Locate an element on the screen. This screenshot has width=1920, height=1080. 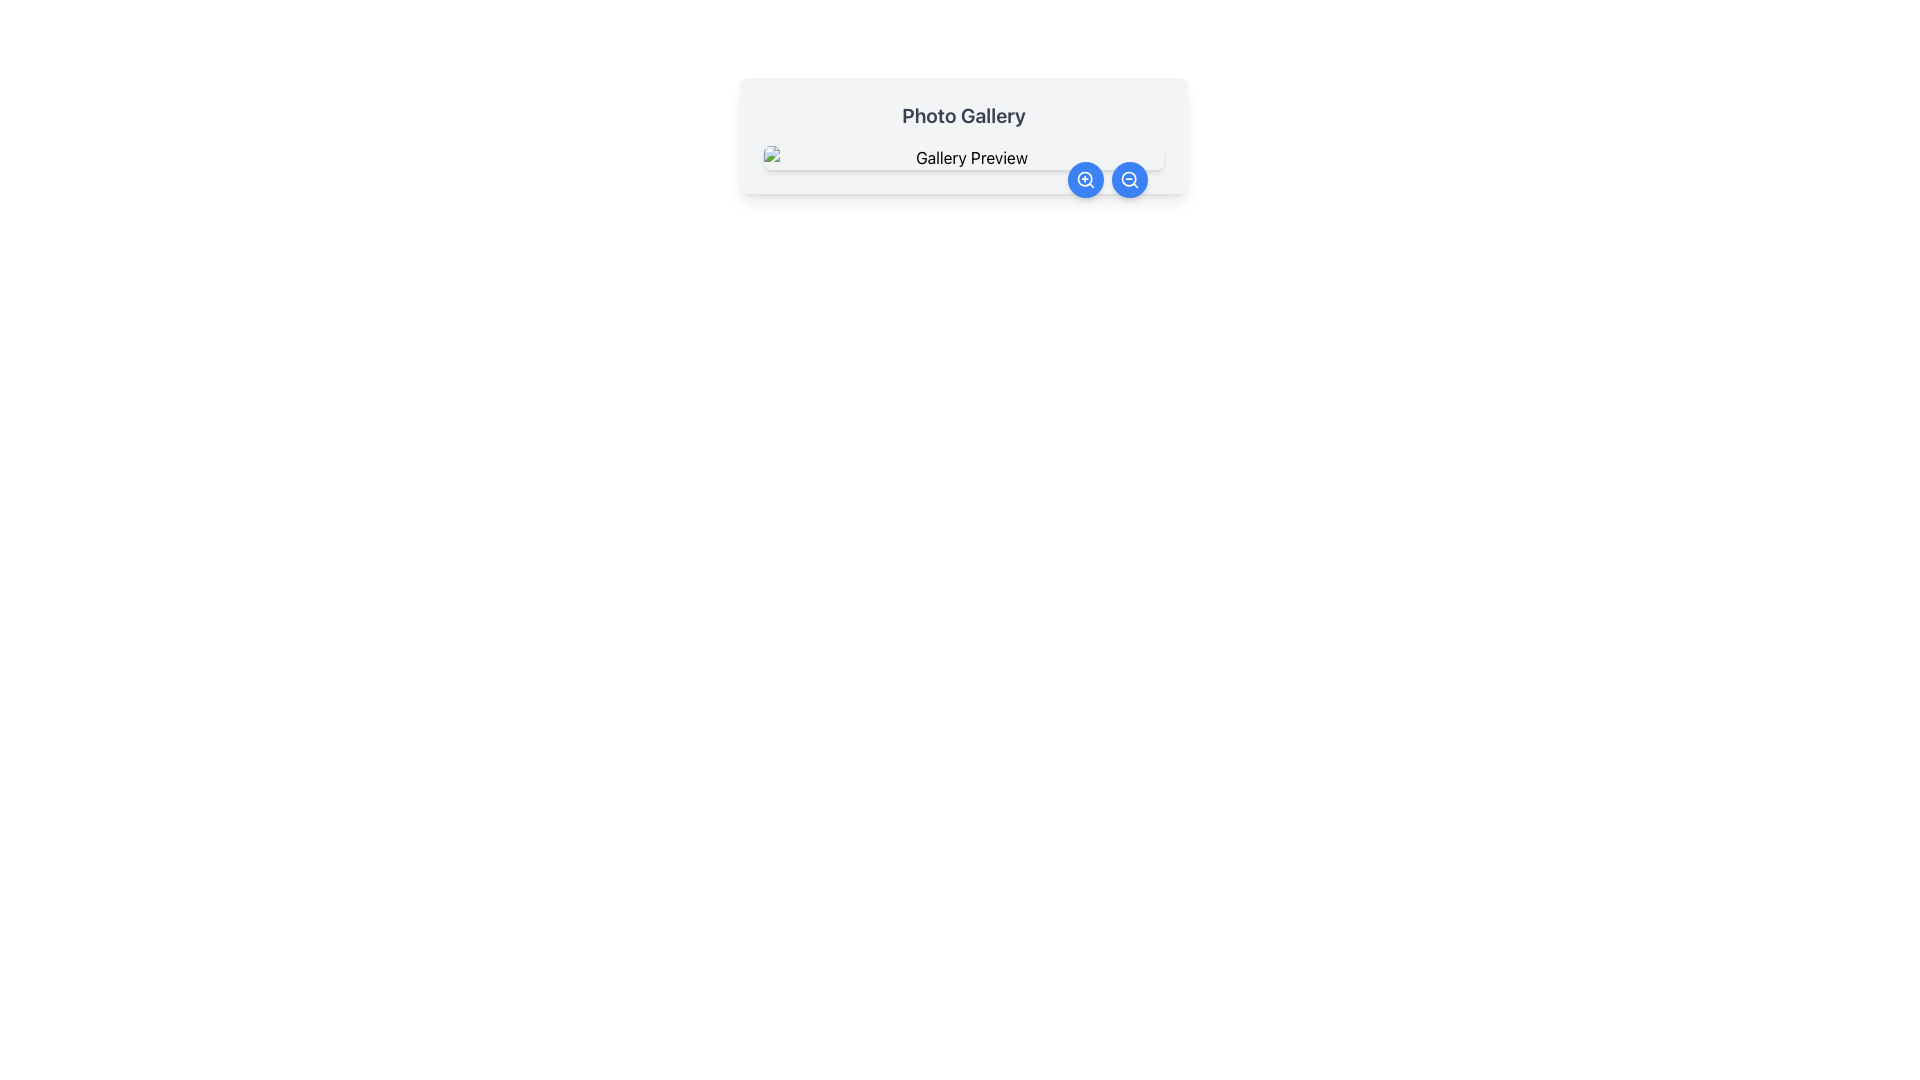
the circular '+' icon inside a magnifying glass with a blue background located in the 'Photo Gallery' section to zoom in is located at coordinates (1084, 180).